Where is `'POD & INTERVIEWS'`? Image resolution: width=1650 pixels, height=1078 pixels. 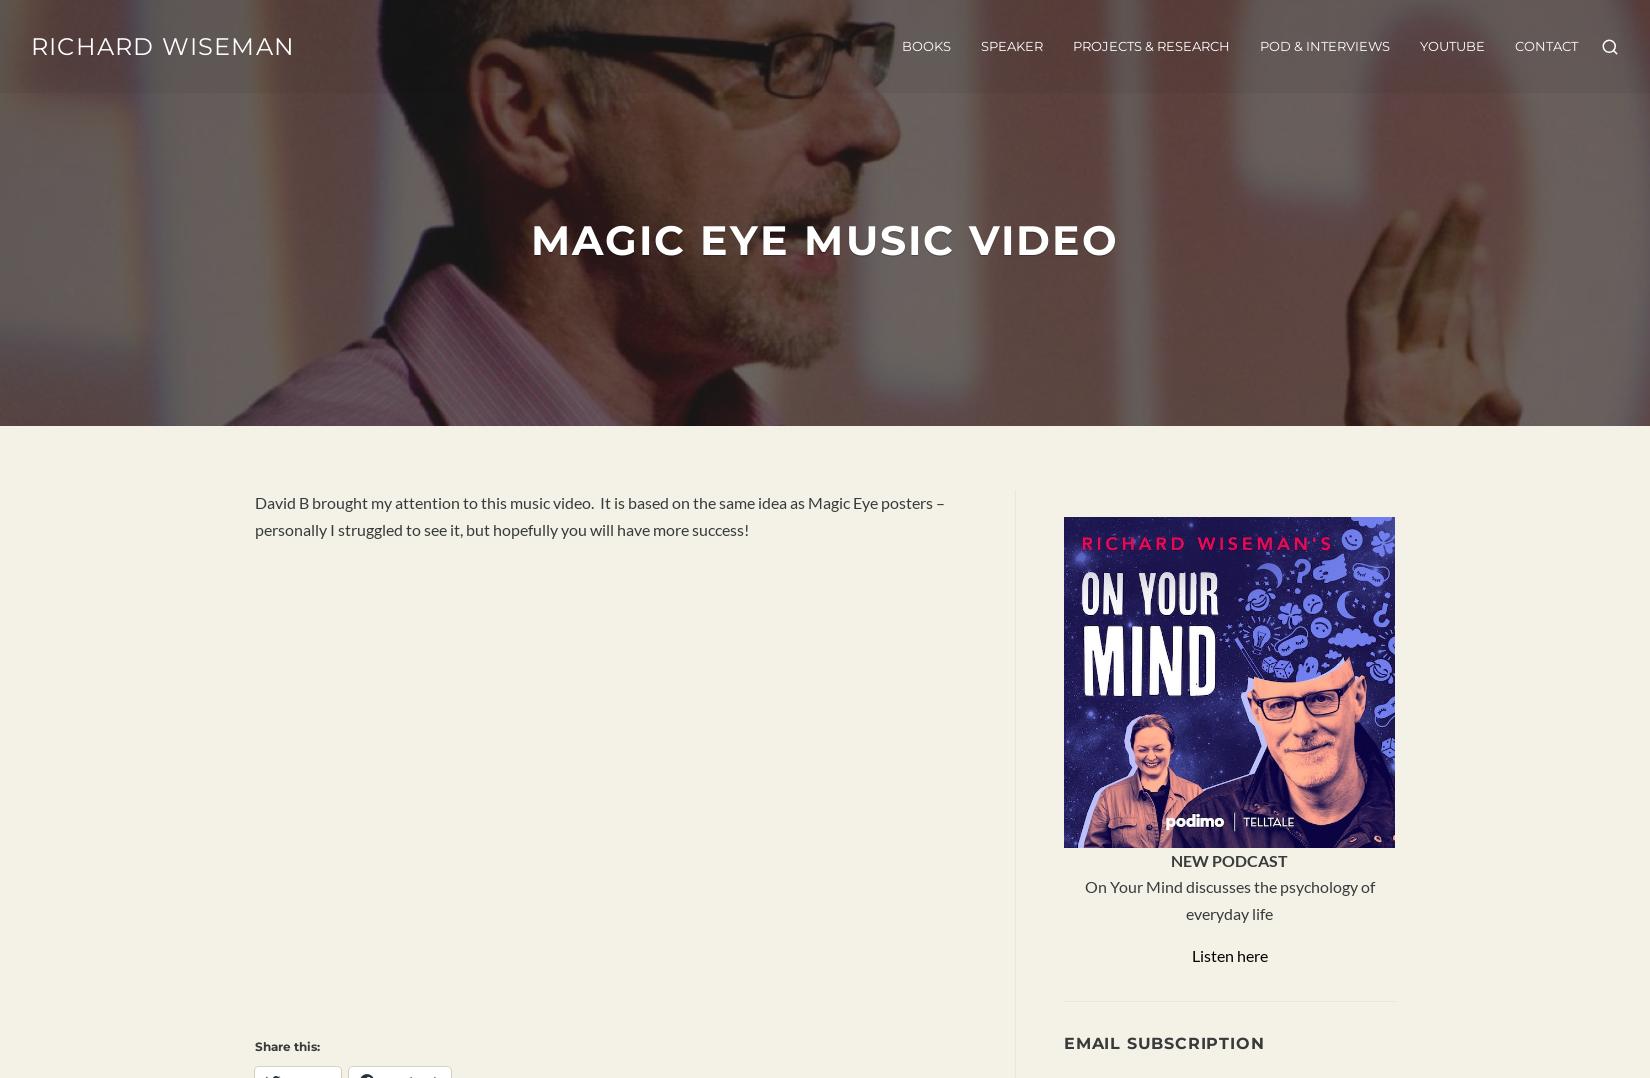
'POD & INTERVIEWS' is located at coordinates (1322, 47).